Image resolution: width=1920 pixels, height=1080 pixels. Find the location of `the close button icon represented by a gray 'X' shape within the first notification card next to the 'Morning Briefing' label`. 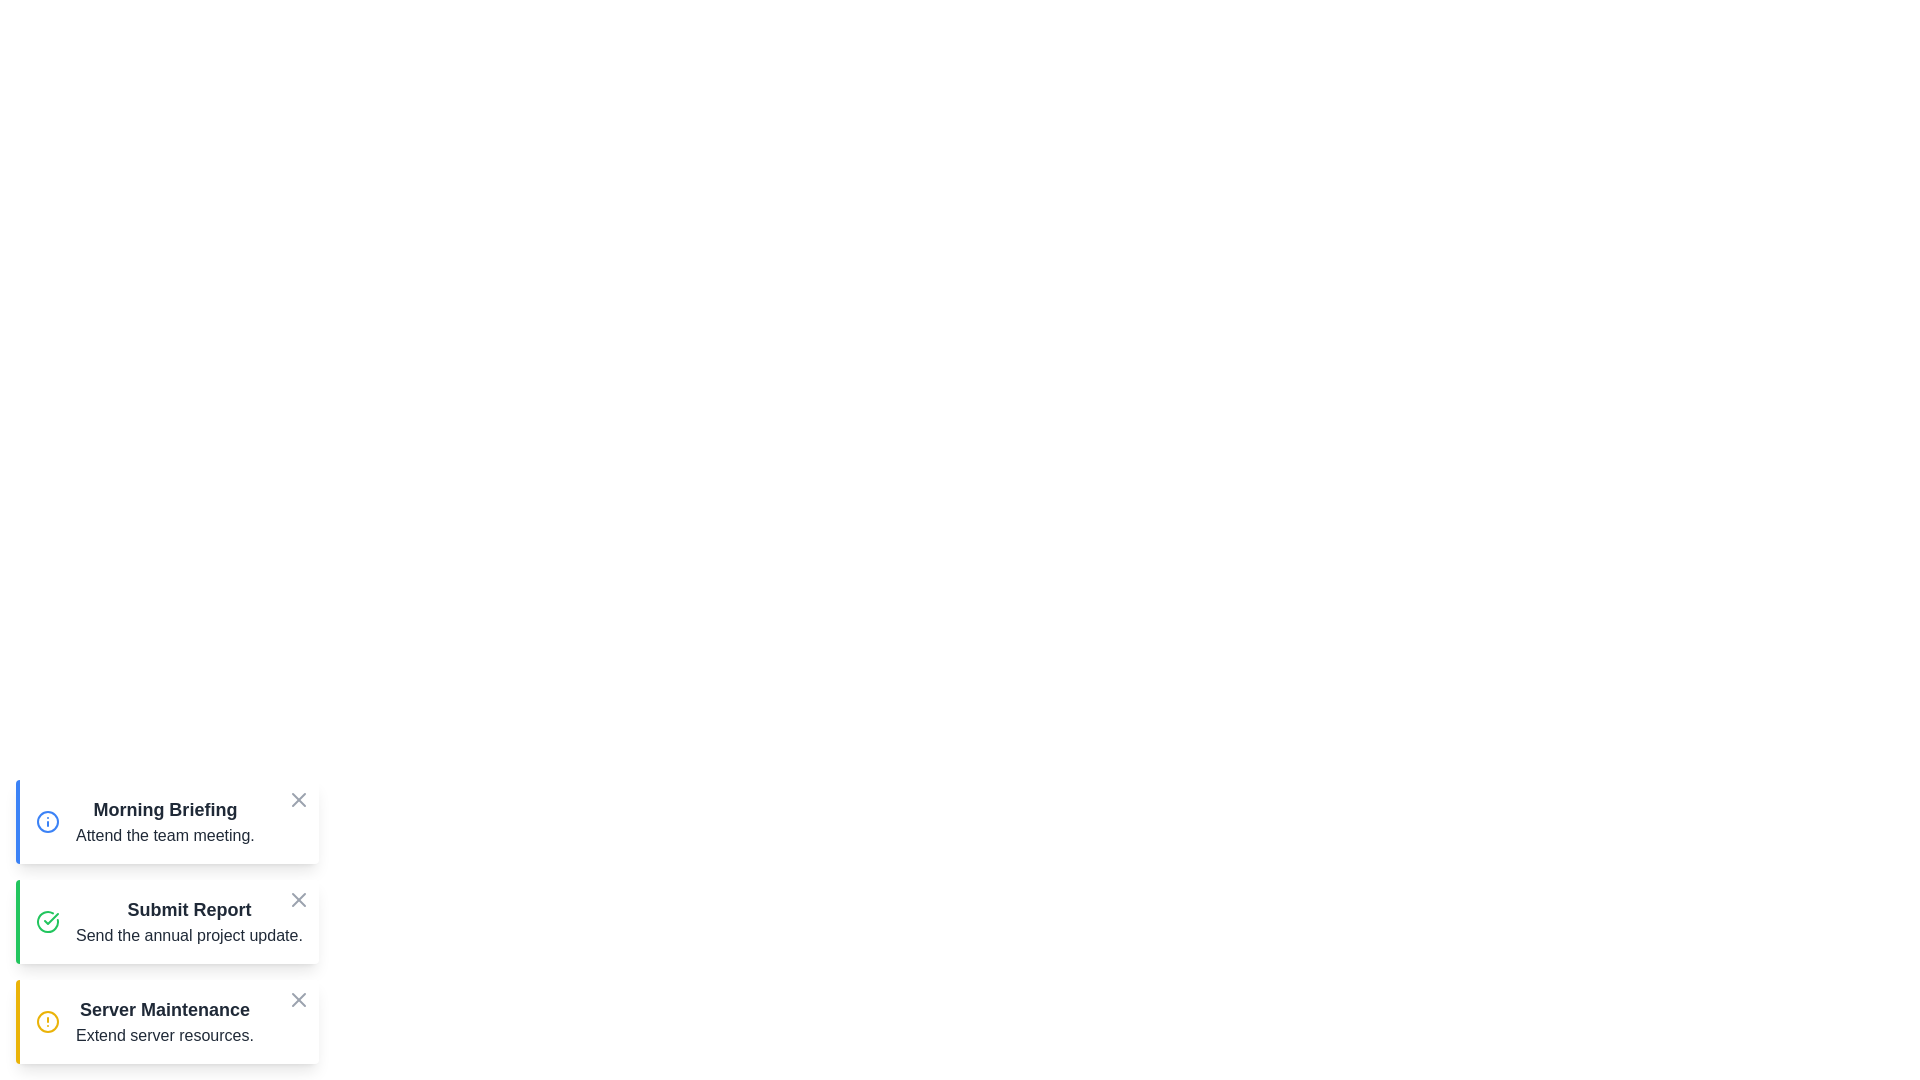

the close button icon represented by a gray 'X' shape within the first notification card next to the 'Morning Briefing' label is located at coordinates (297, 798).